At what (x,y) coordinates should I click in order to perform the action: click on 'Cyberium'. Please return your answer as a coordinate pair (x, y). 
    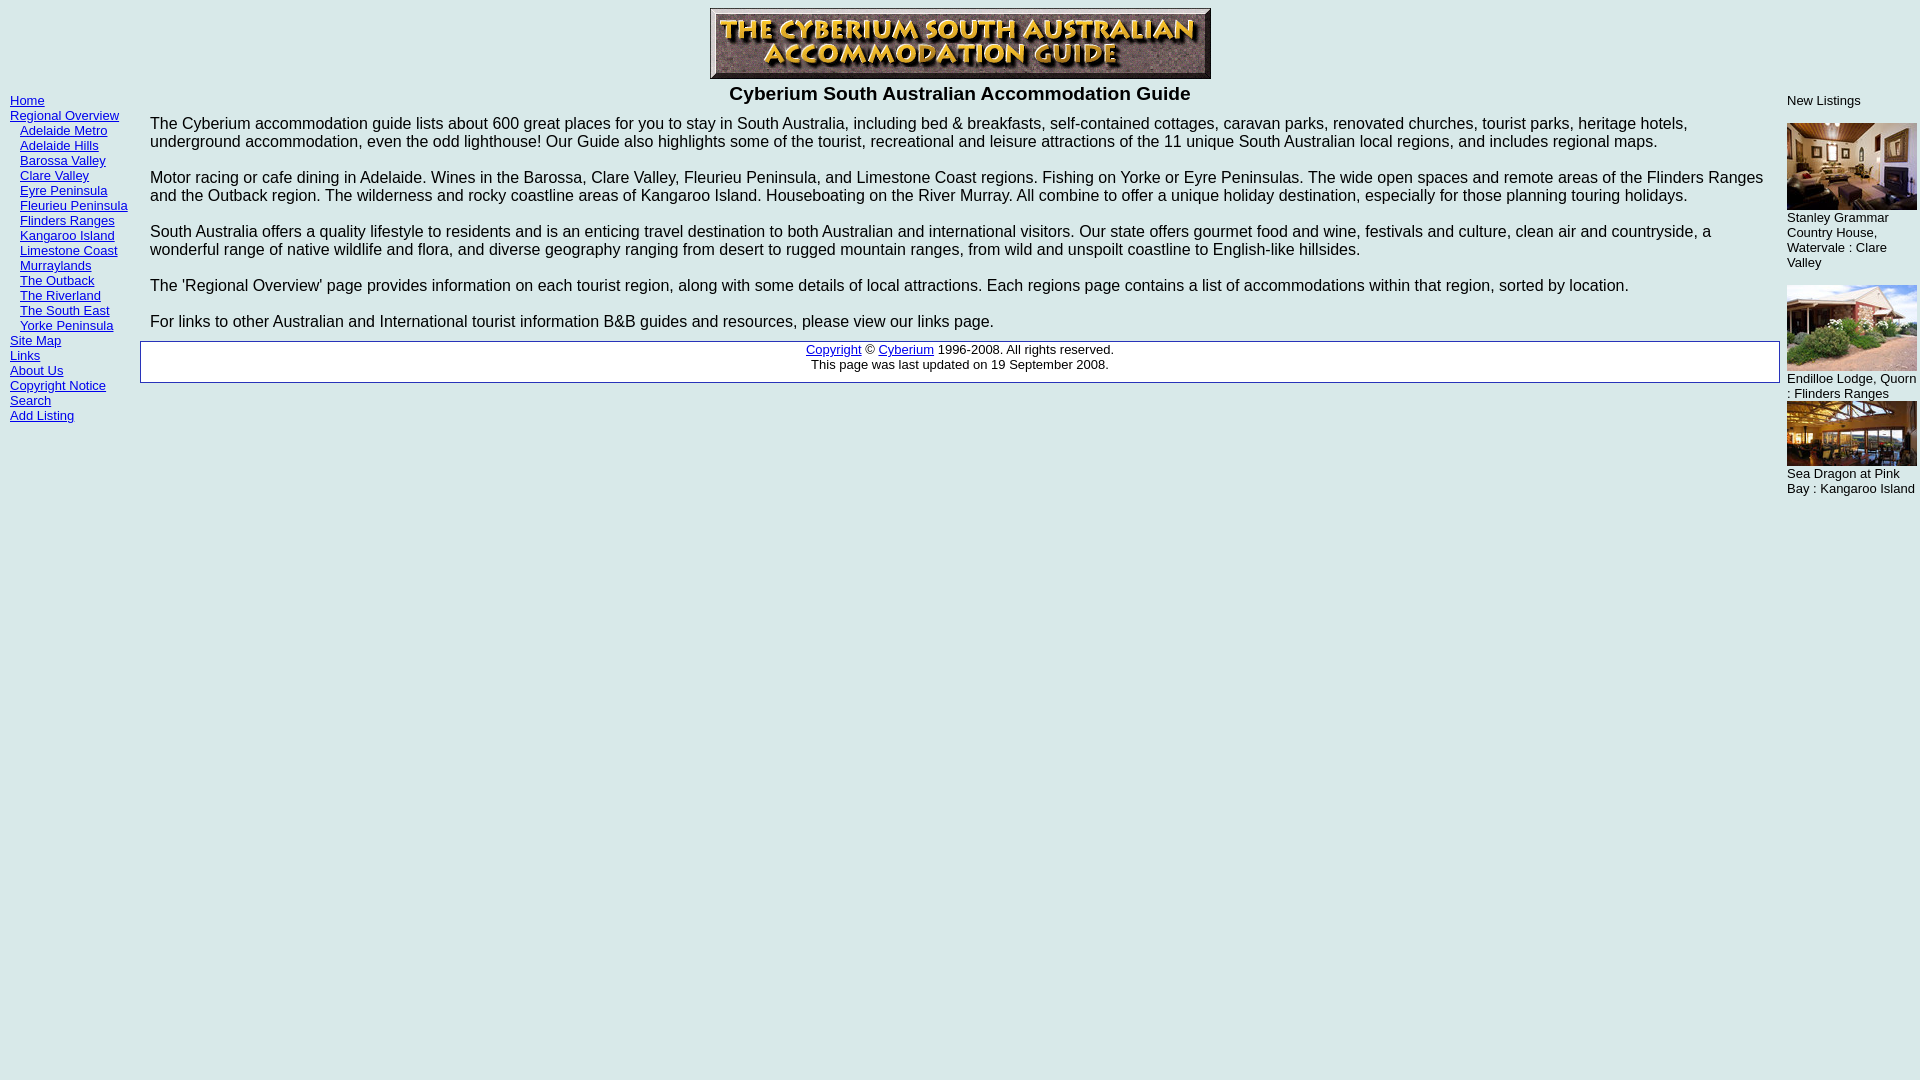
    Looking at the image, I should click on (905, 348).